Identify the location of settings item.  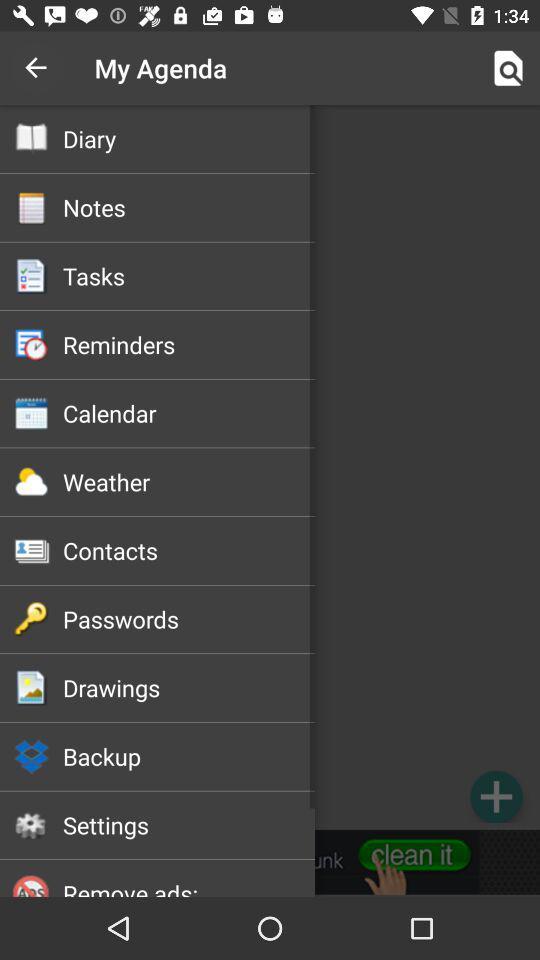
(189, 825).